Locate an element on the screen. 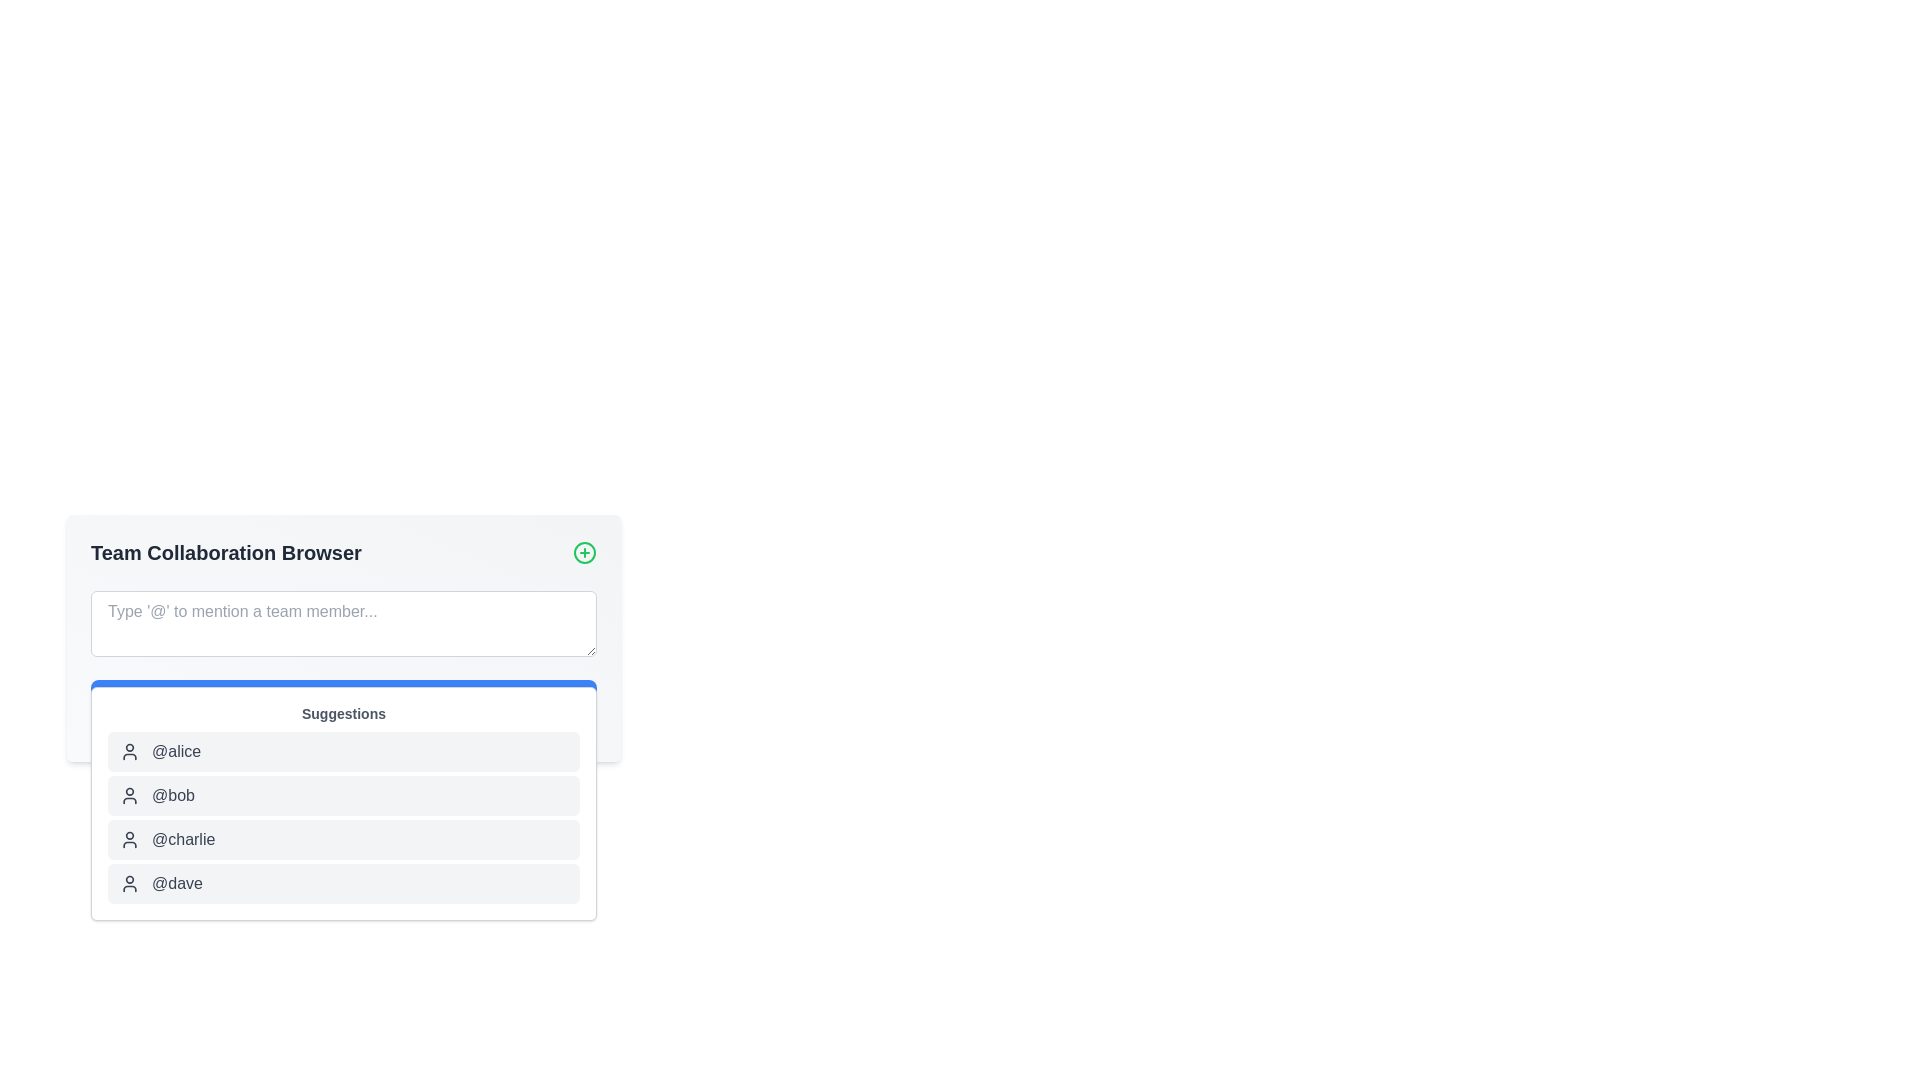  the second list item representing the user '@bob' is located at coordinates (344, 794).